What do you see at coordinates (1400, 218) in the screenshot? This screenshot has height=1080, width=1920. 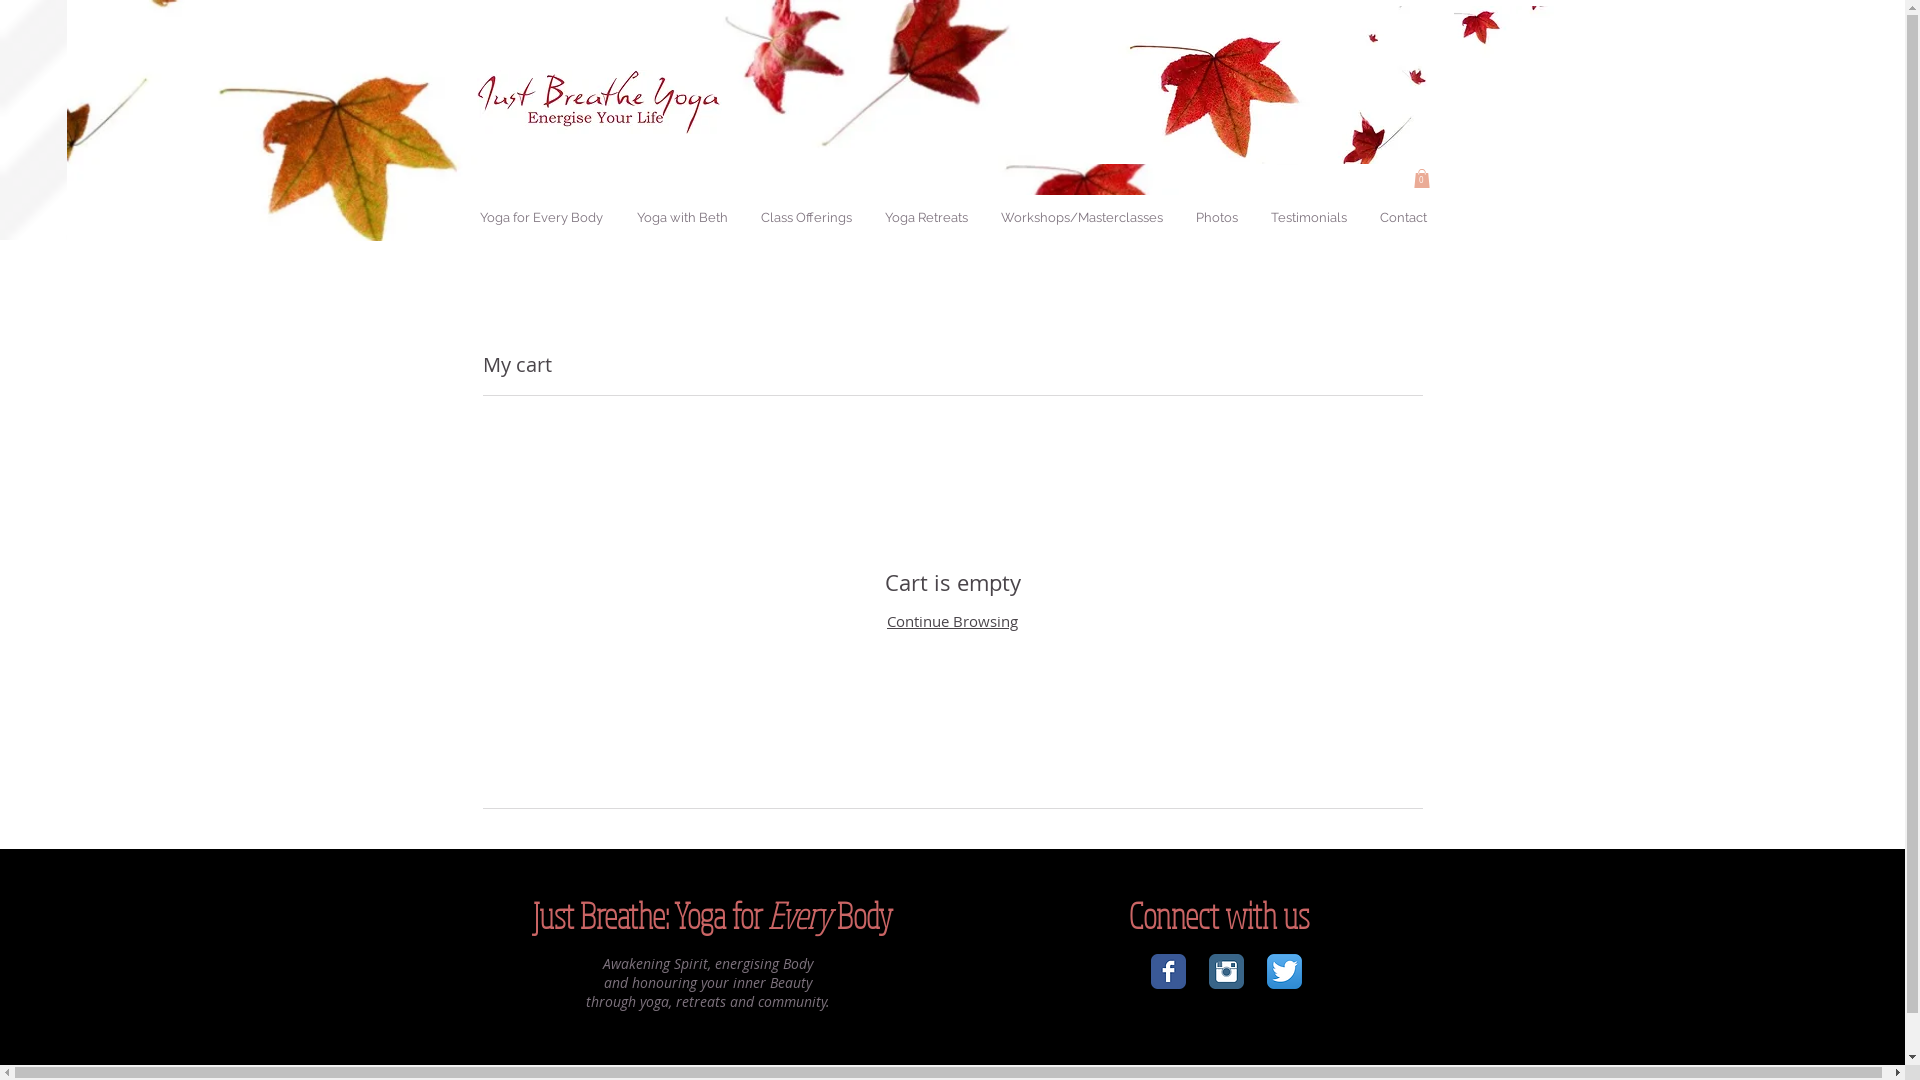 I see `'Contact'` at bounding box center [1400, 218].